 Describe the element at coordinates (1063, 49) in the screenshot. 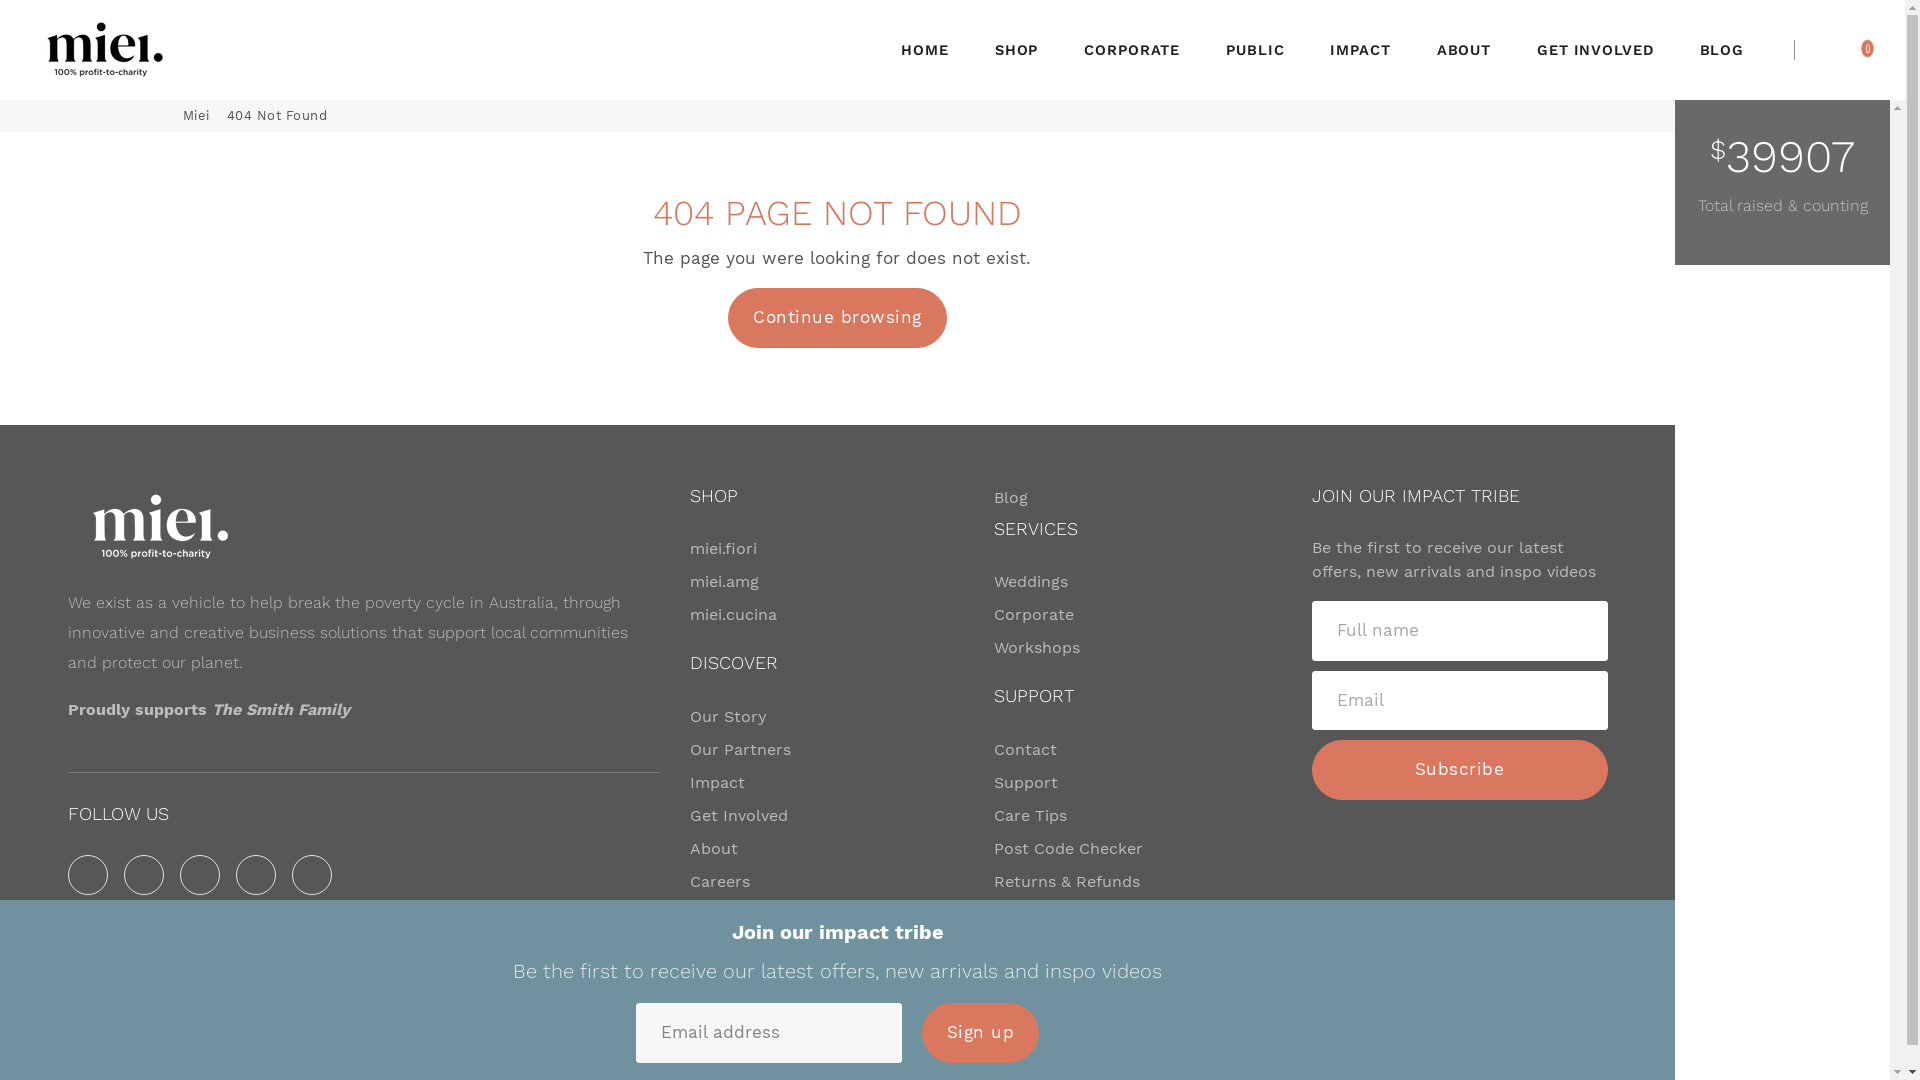

I see `'CORPORATE'` at that location.